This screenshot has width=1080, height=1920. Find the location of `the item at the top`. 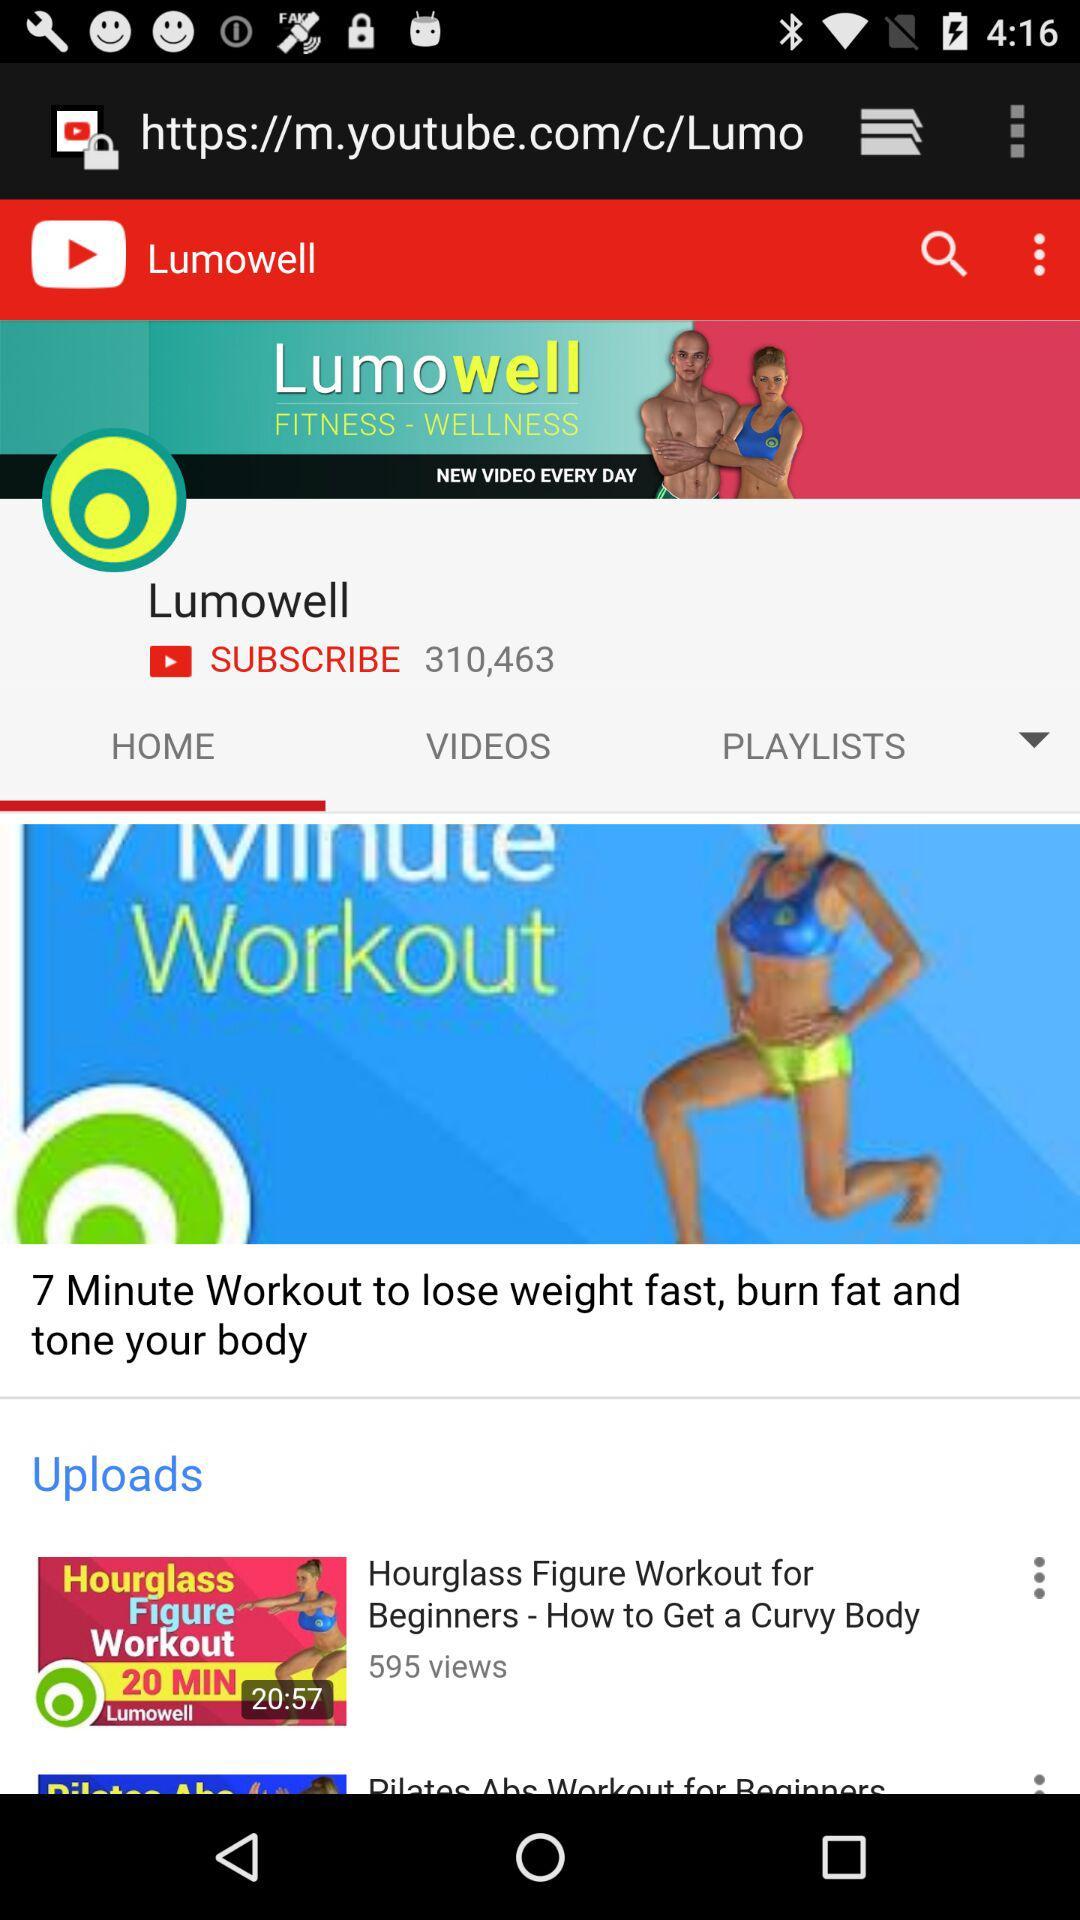

the item at the top is located at coordinates (472, 130).